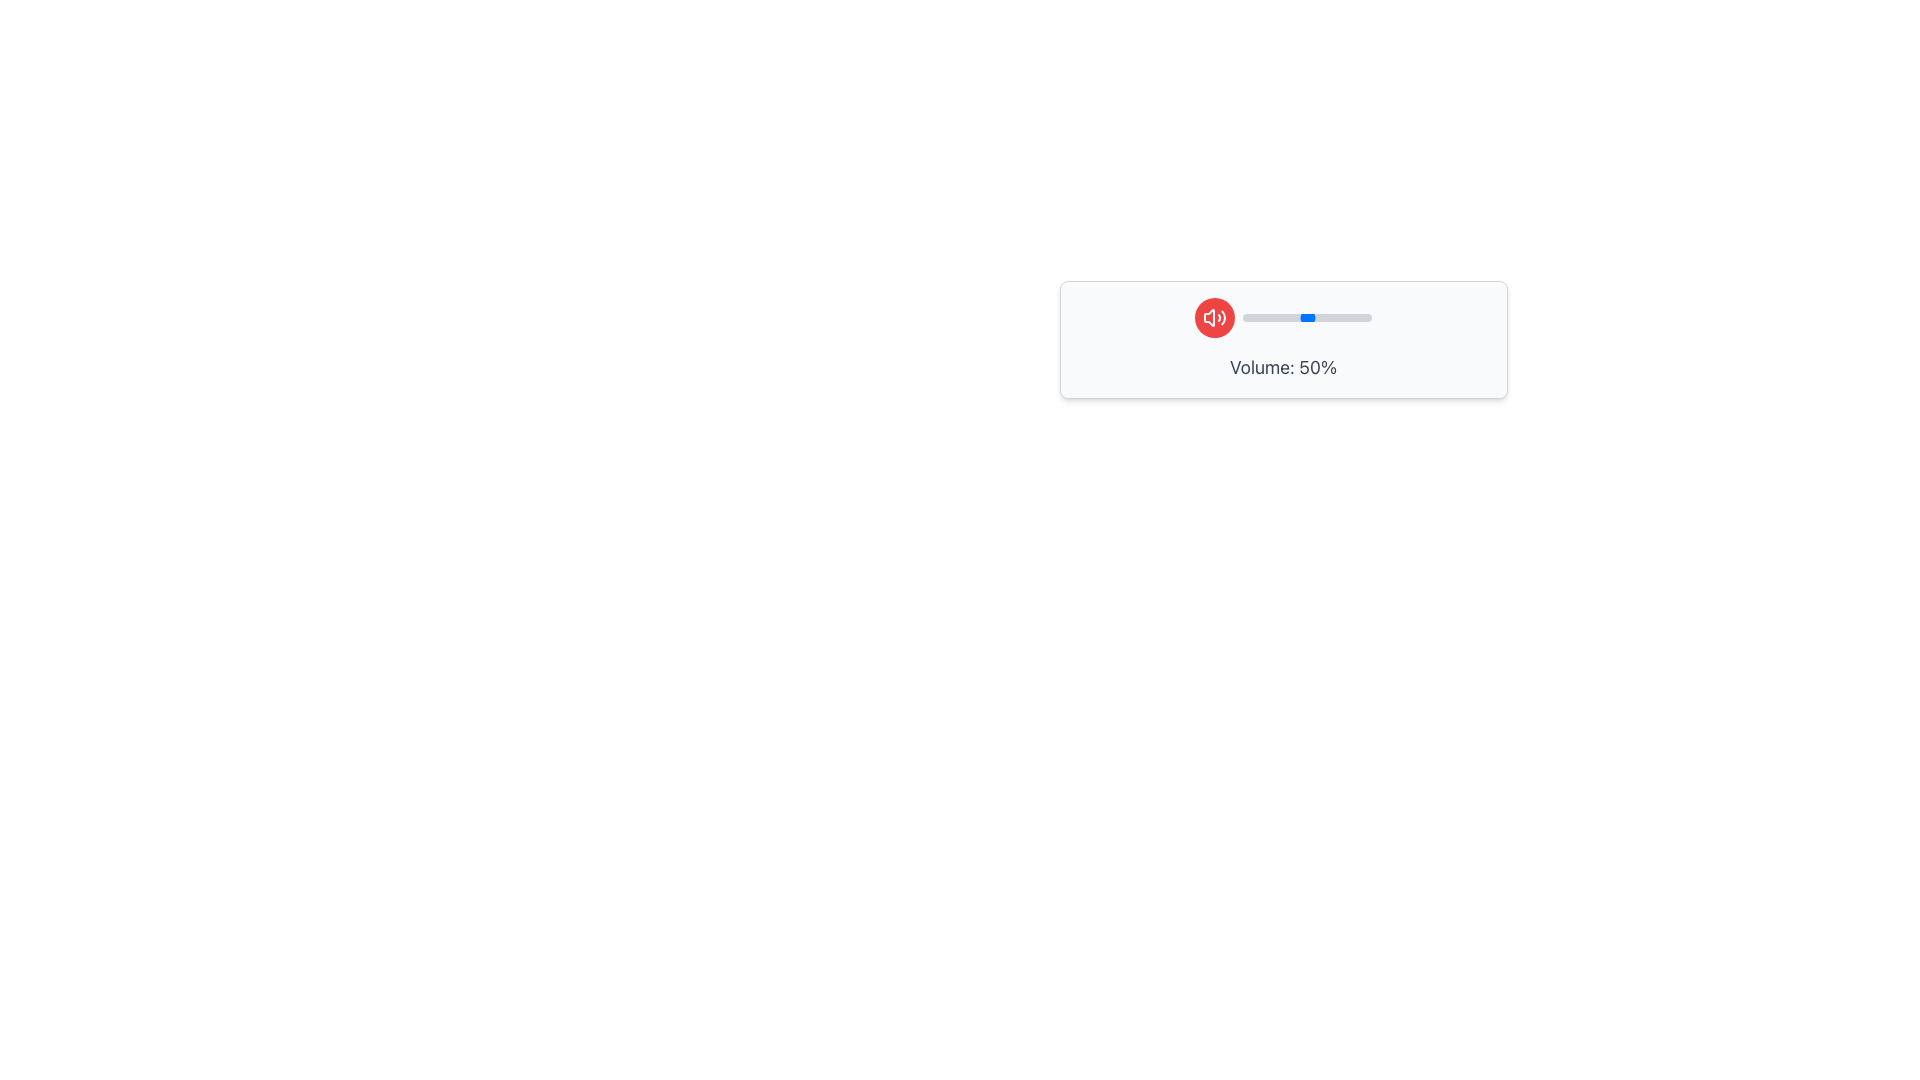 The height and width of the screenshot is (1080, 1920). I want to click on the small red circular button featuring a white speaker icon, so click(1213, 316).